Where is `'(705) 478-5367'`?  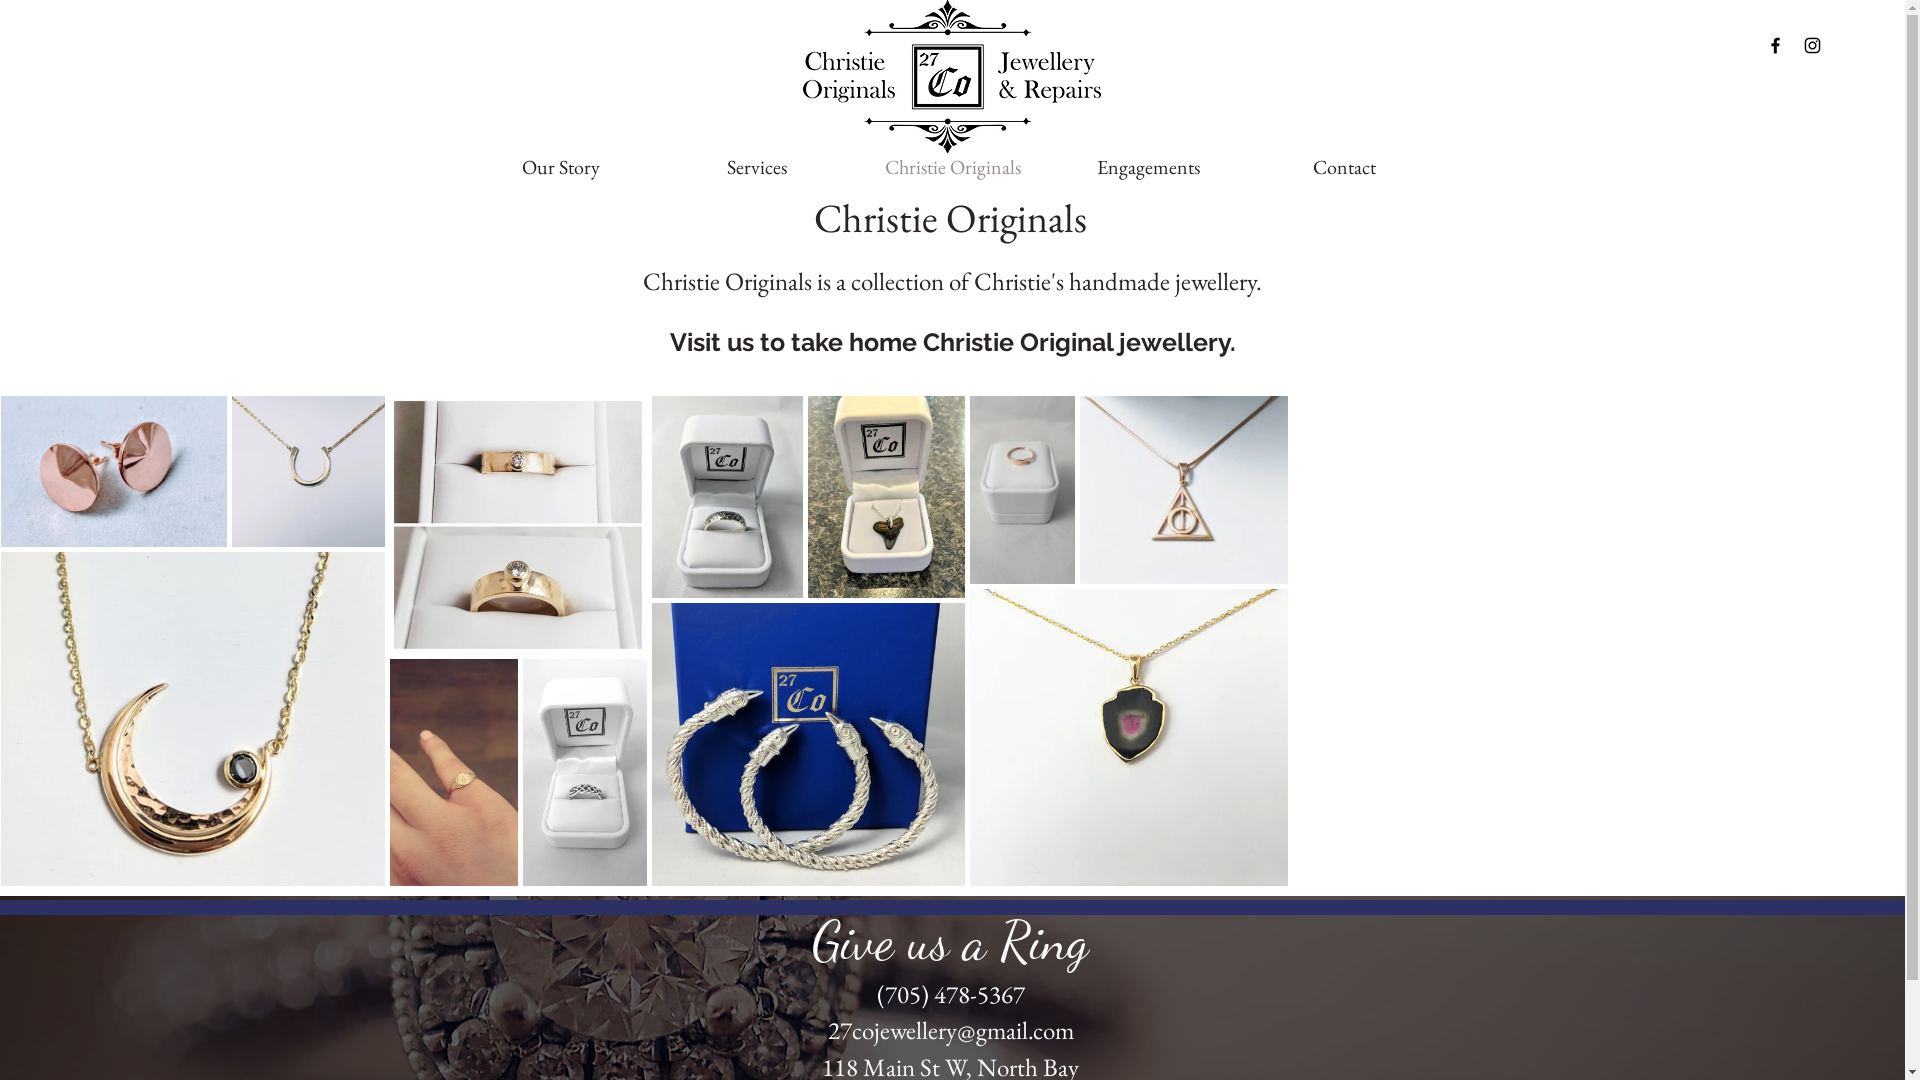 '(705) 478-5367' is located at coordinates (949, 994).